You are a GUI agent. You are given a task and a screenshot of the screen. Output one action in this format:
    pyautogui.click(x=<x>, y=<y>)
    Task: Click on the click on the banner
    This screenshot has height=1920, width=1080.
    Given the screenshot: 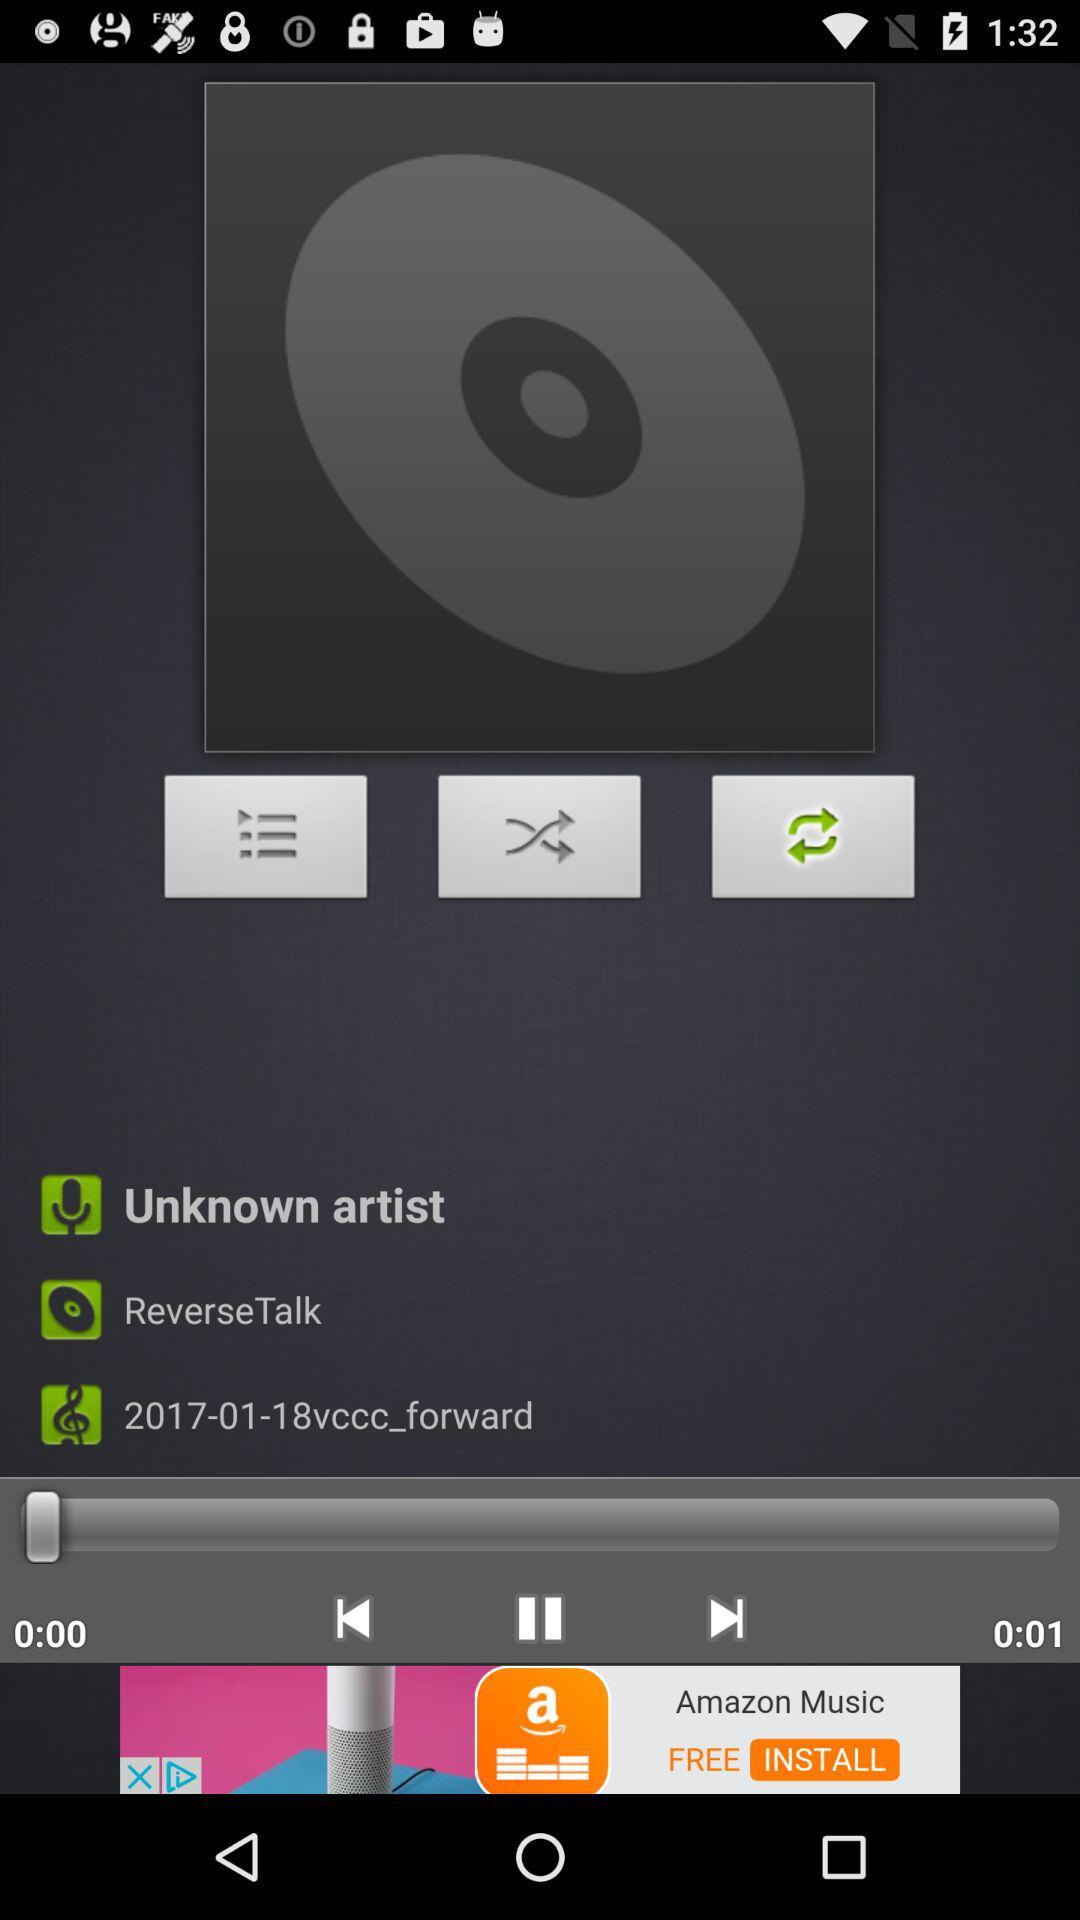 What is the action you would take?
    pyautogui.click(x=540, y=1727)
    